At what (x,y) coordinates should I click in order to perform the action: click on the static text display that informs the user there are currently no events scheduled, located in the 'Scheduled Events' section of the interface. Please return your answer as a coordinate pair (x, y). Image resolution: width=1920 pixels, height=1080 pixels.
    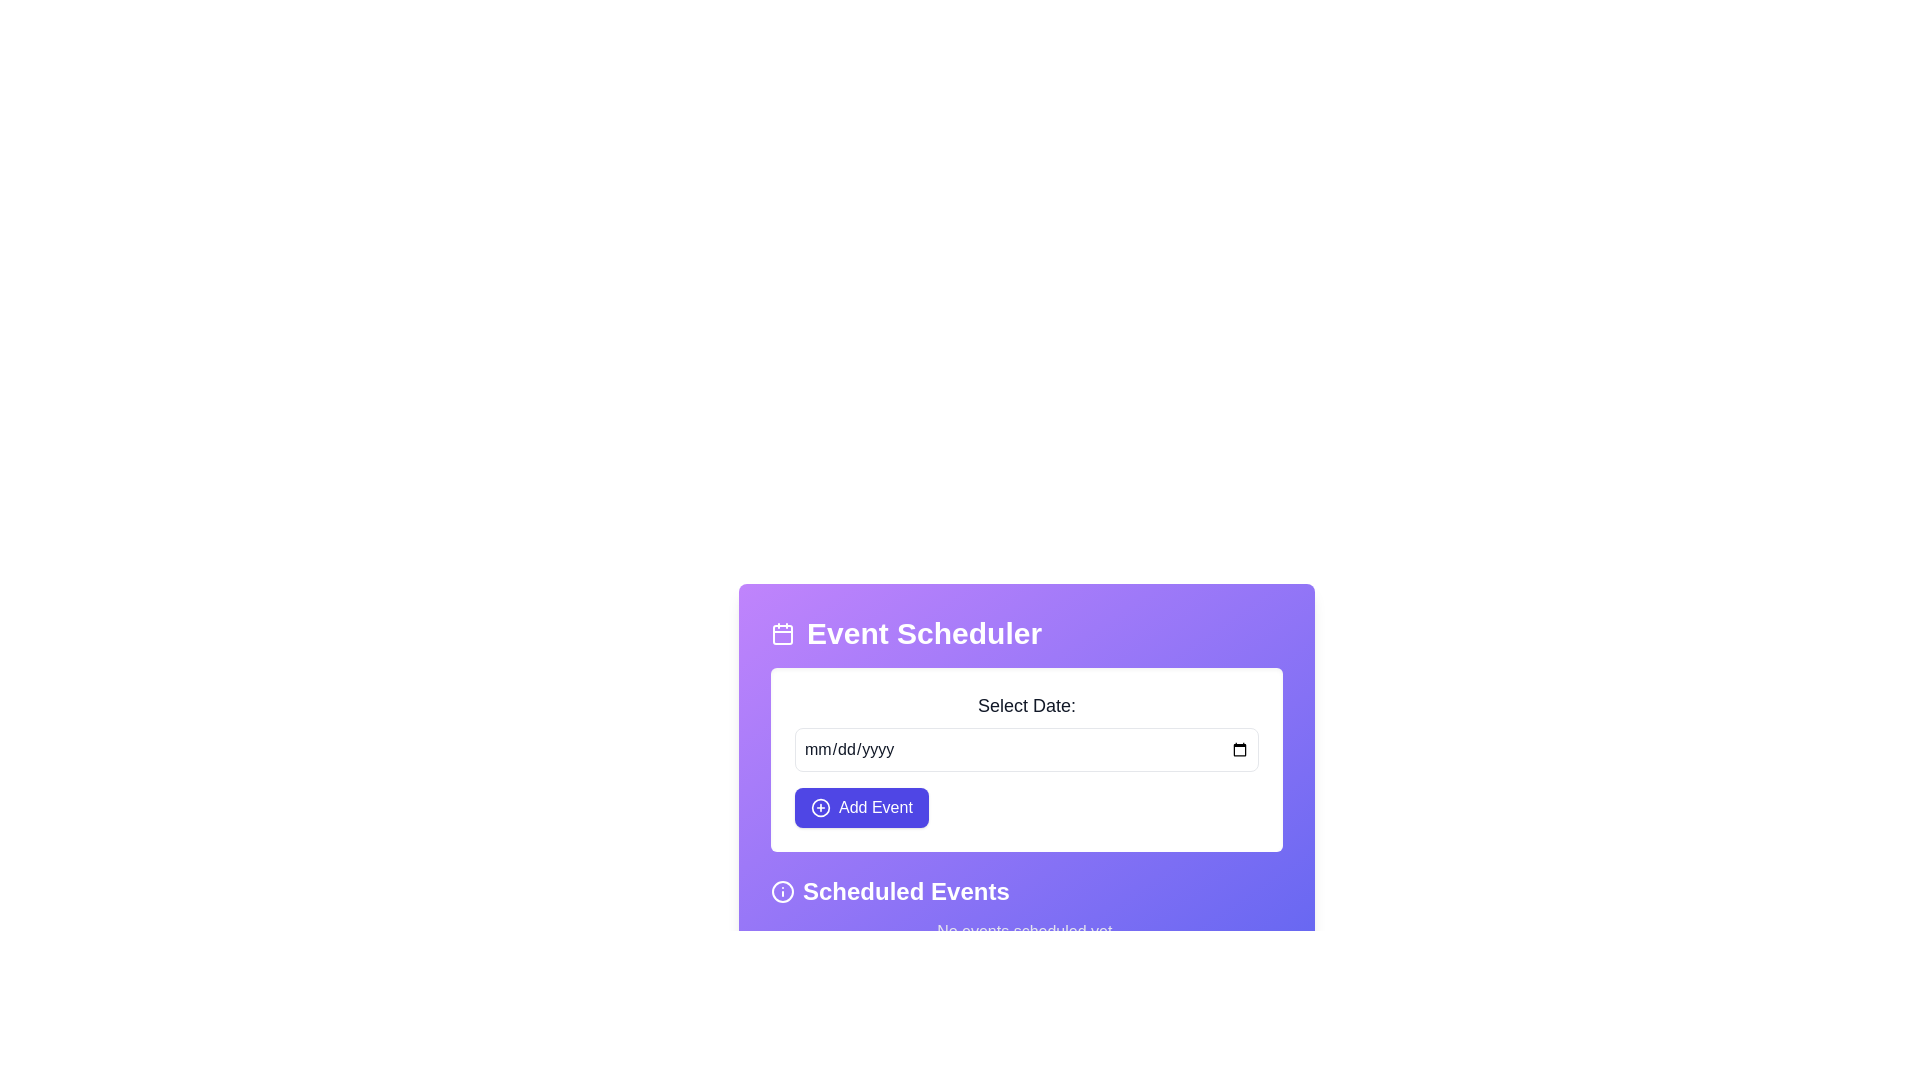
    Looking at the image, I should click on (1027, 932).